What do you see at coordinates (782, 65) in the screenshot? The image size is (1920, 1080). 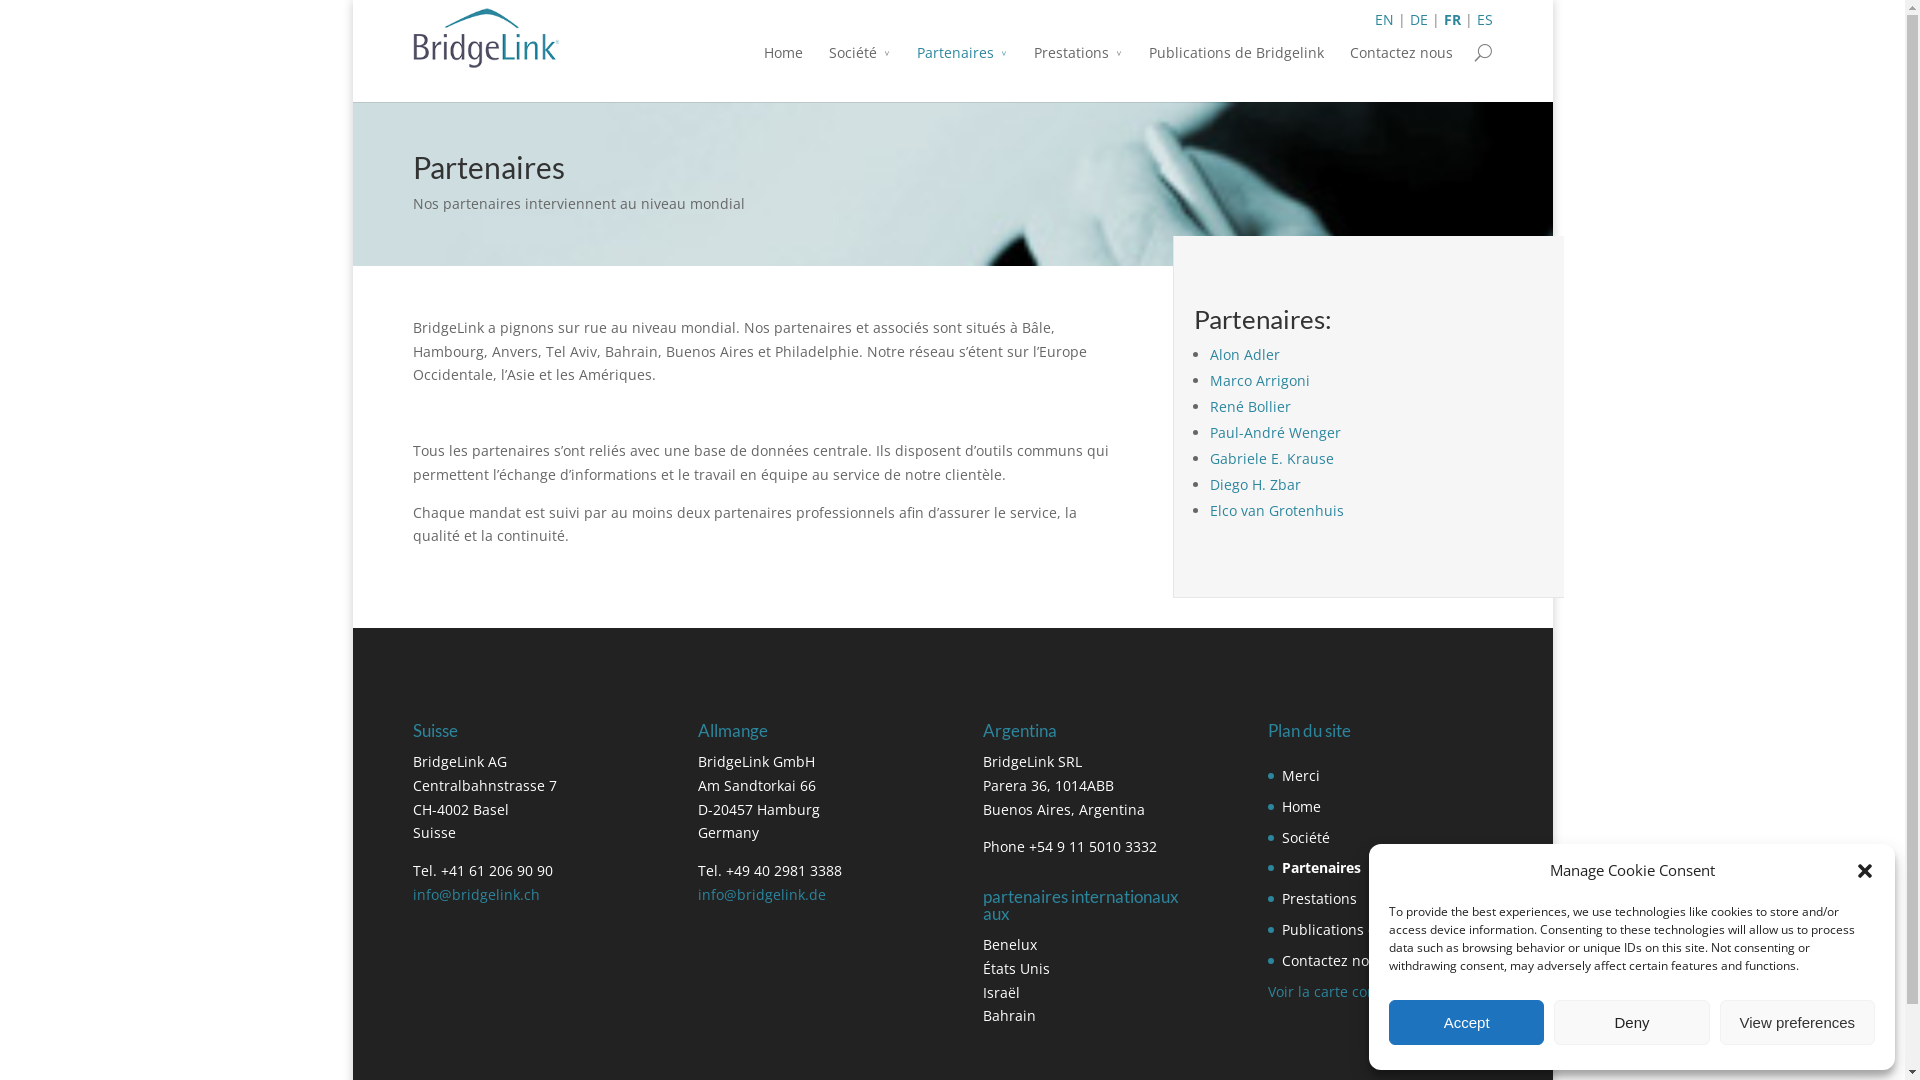 I see `'Home'` at bounding box center [782, 65].